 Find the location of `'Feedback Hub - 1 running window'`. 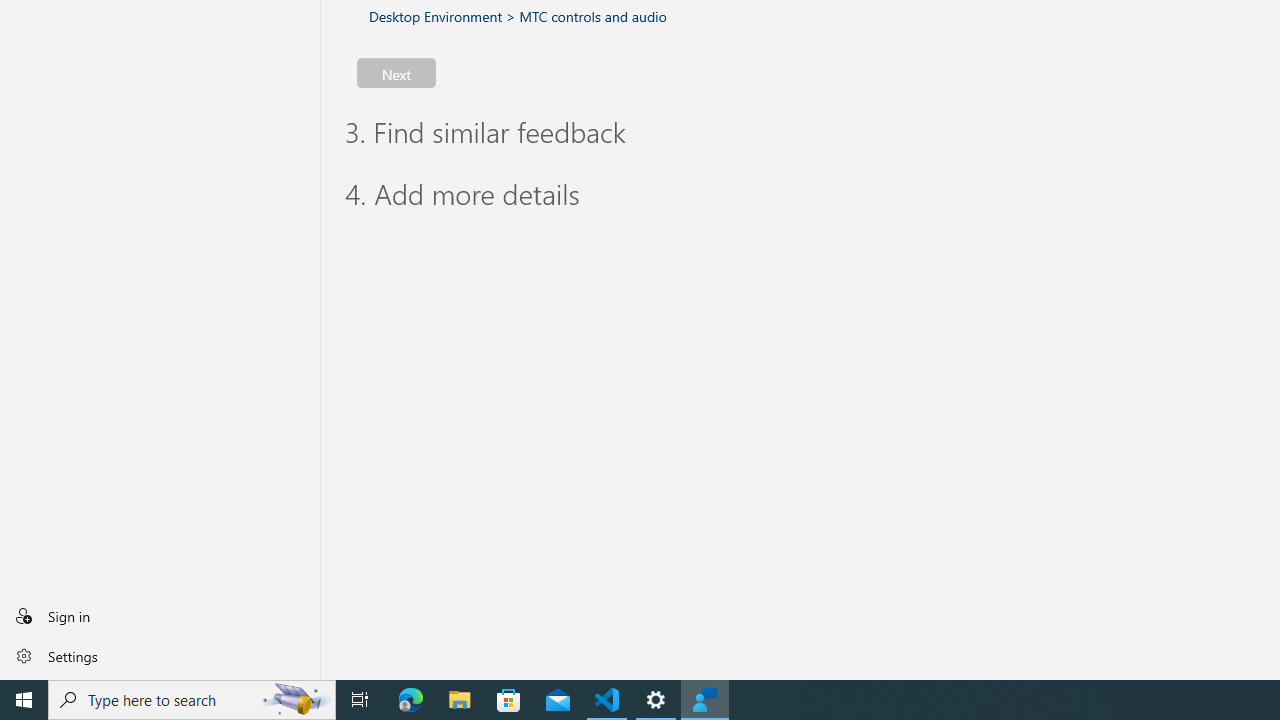

'Feedback Hub - 1 running window' is located at coordinates (705, 698).